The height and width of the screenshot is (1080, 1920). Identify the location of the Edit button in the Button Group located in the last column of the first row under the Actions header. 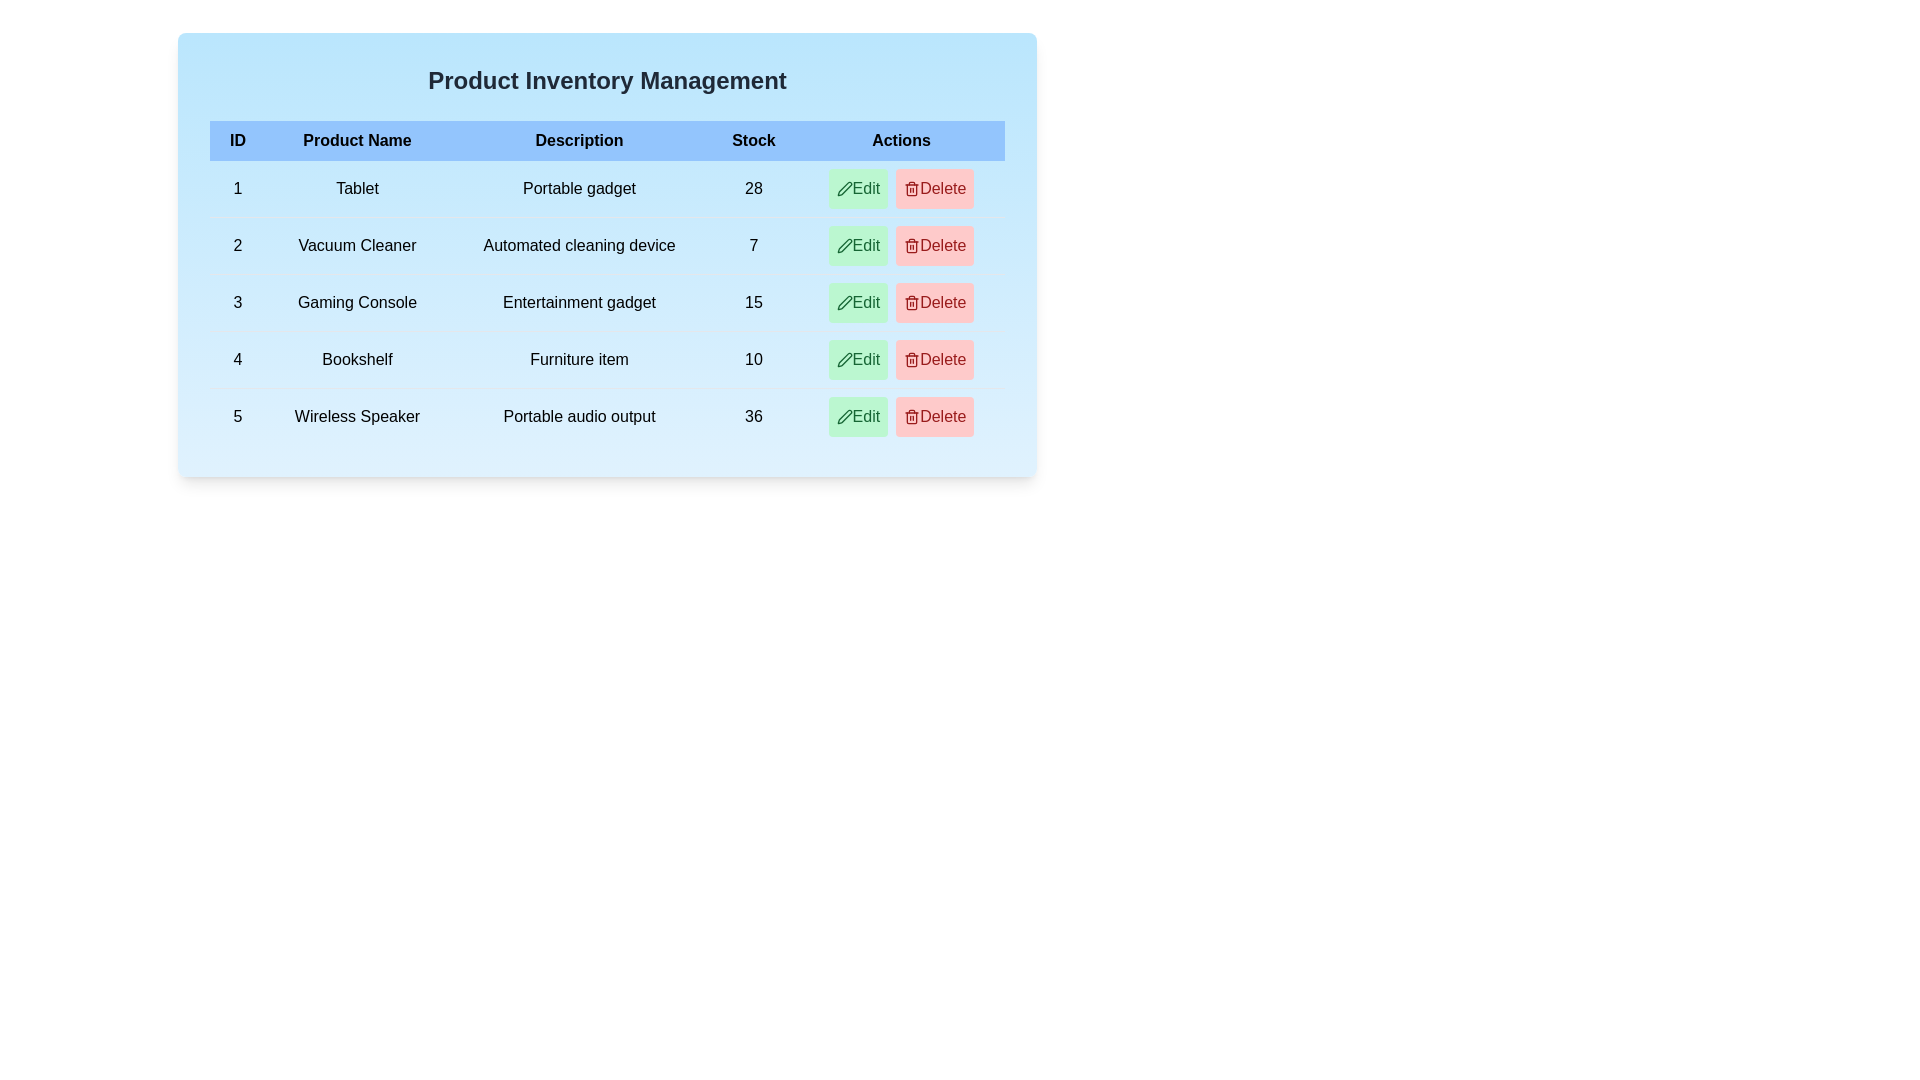
(900, 189).